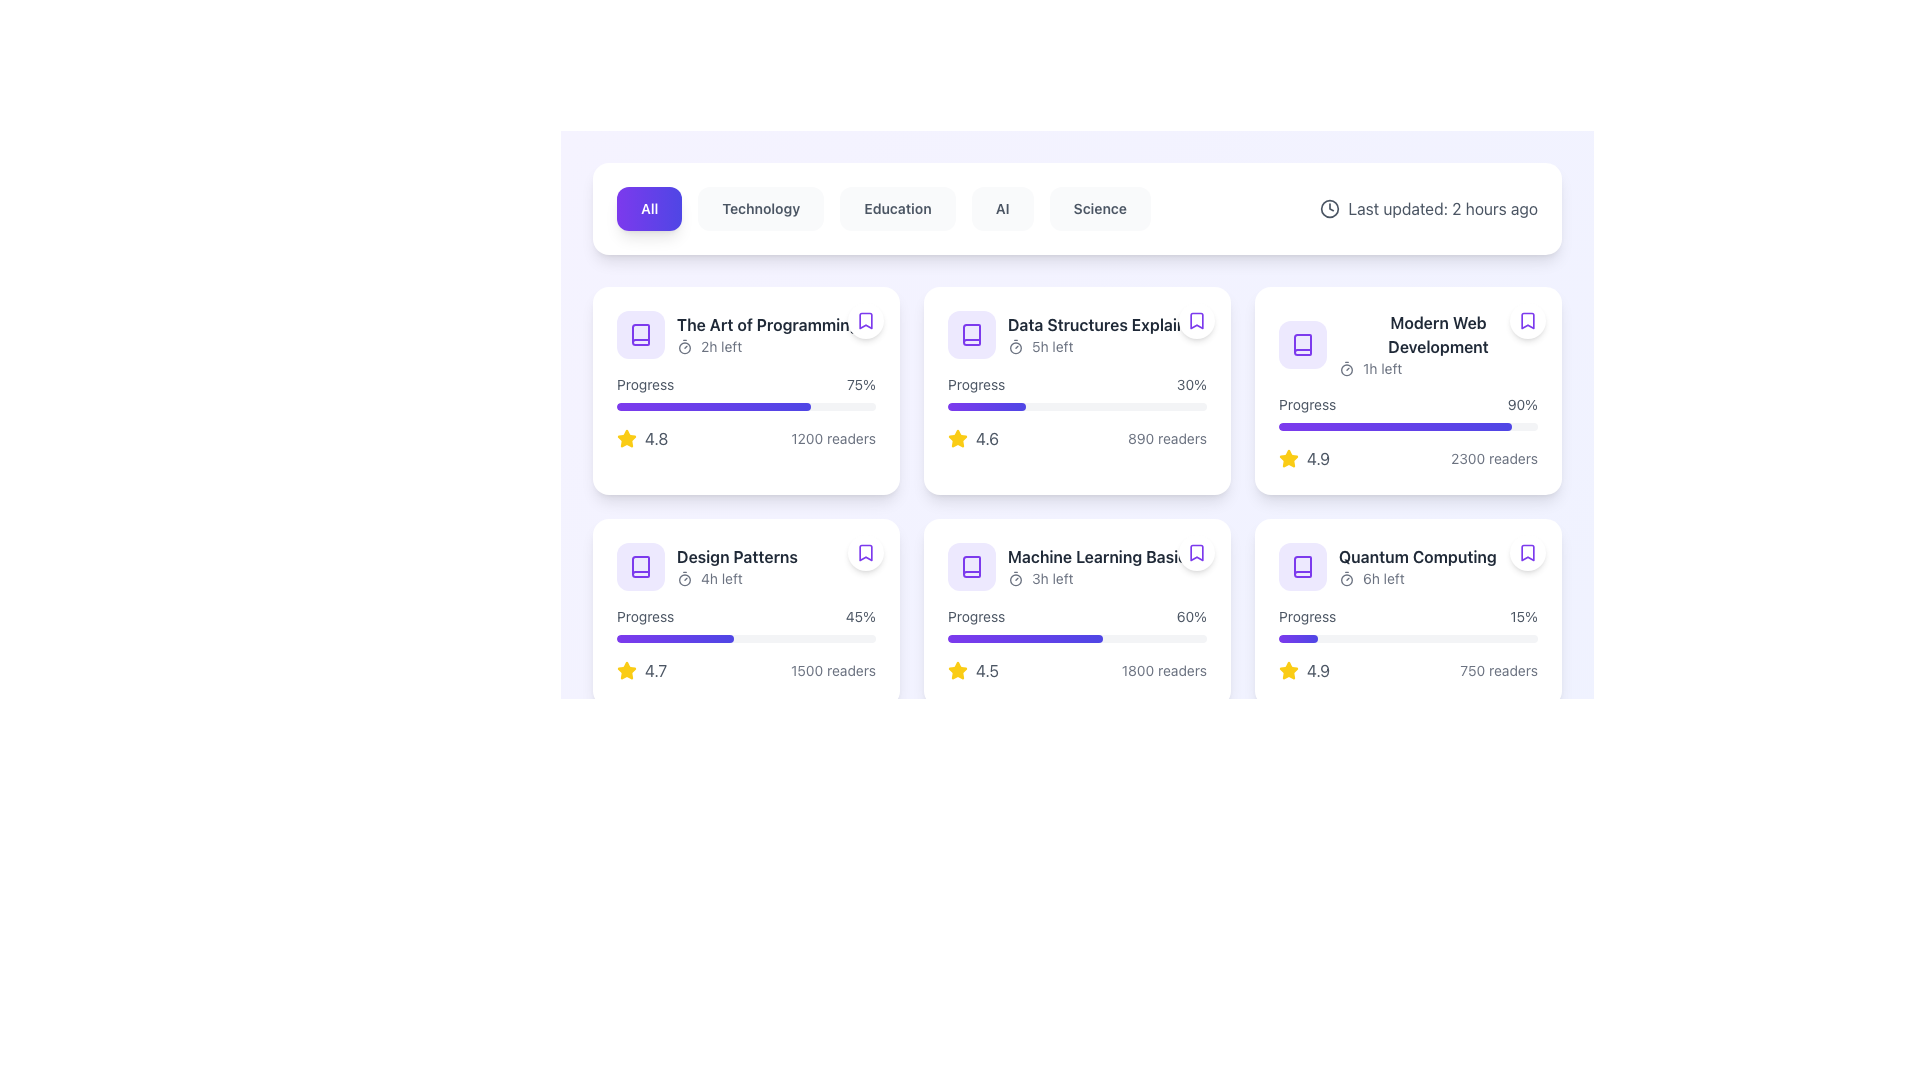 This screenshot has width=1920, height=1080. I want to click on the Rating display for 'Data Structures Explained', which consists of a yellow star icon followed by the text '4.6', so click(973, 438).